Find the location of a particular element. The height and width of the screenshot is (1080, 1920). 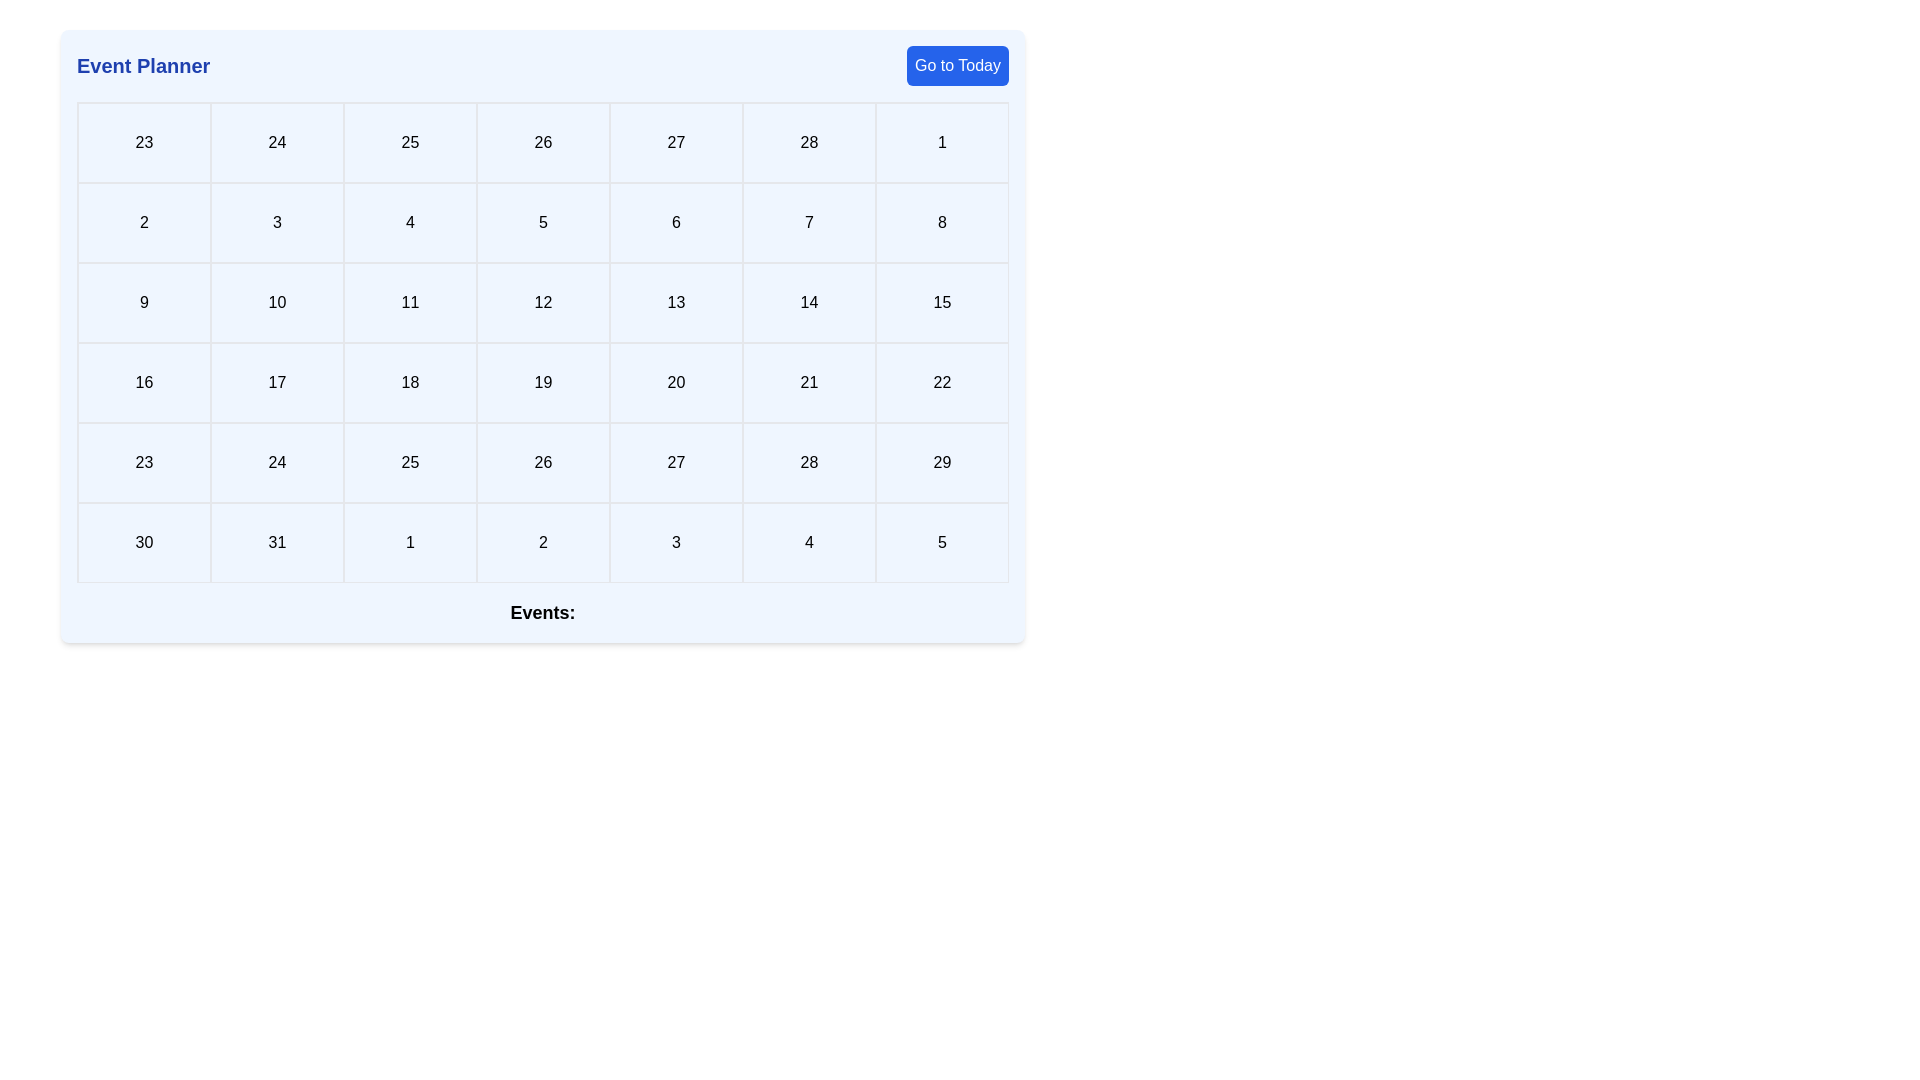

the grid cell displaying the number '27' in the first row and fifth column of the calendar grid layout is located at coordinates (676, 141).